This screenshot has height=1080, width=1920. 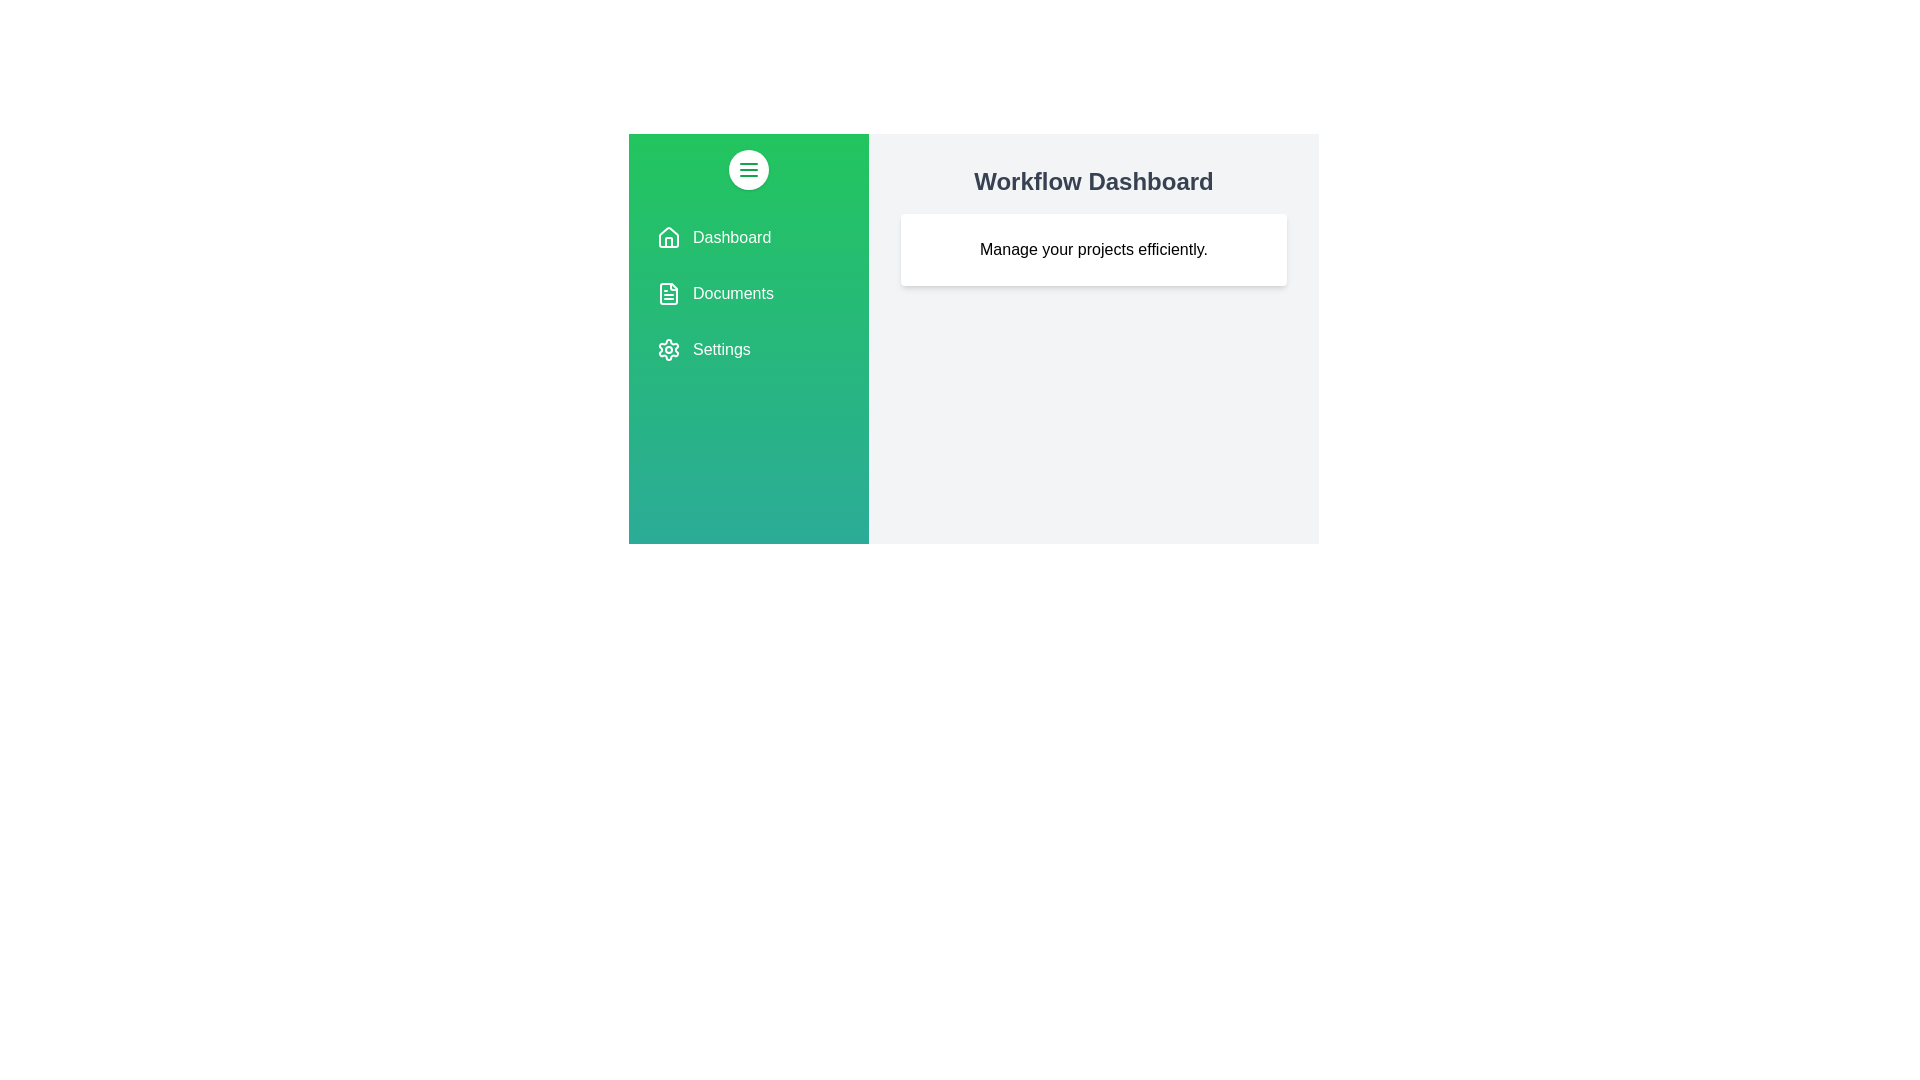 I want to click on the drawer item Documents to highlight it, so click(x=747, y=293).